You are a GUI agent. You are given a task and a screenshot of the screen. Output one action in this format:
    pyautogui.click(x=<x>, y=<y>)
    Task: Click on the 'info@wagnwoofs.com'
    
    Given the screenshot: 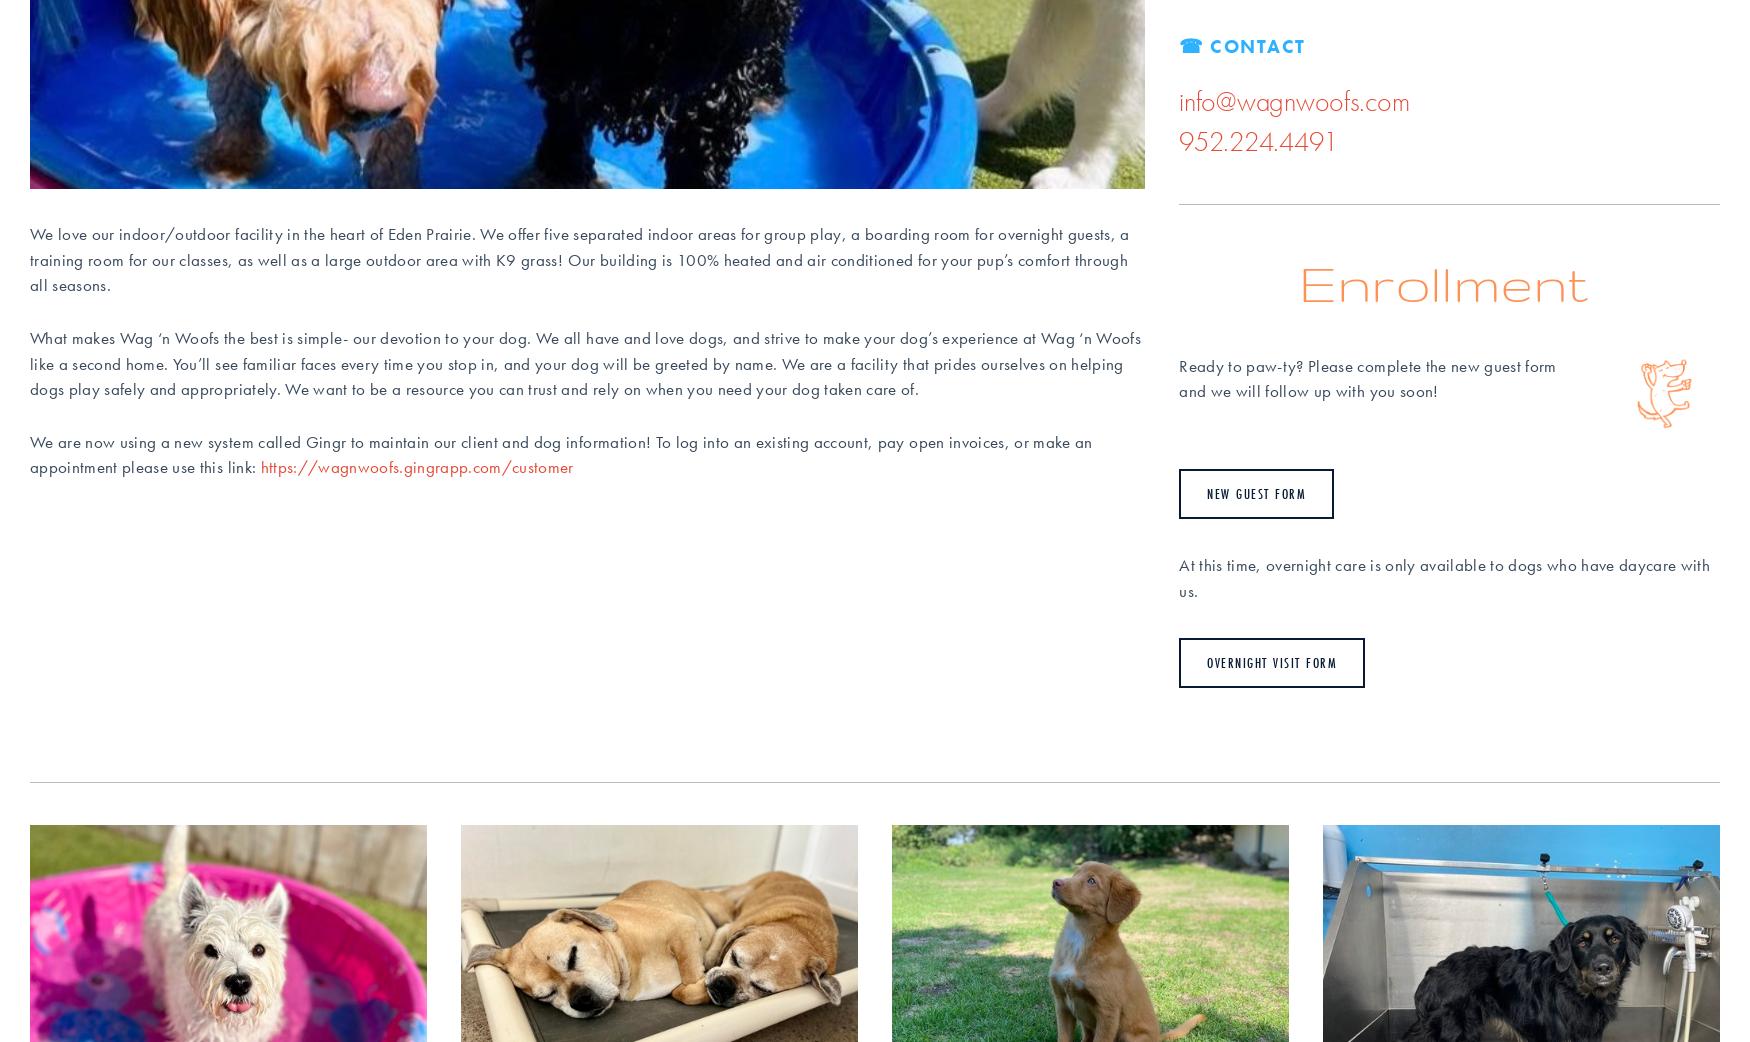 What is the action you would take?
    pyautogui.click(x=1177, y=100)
    